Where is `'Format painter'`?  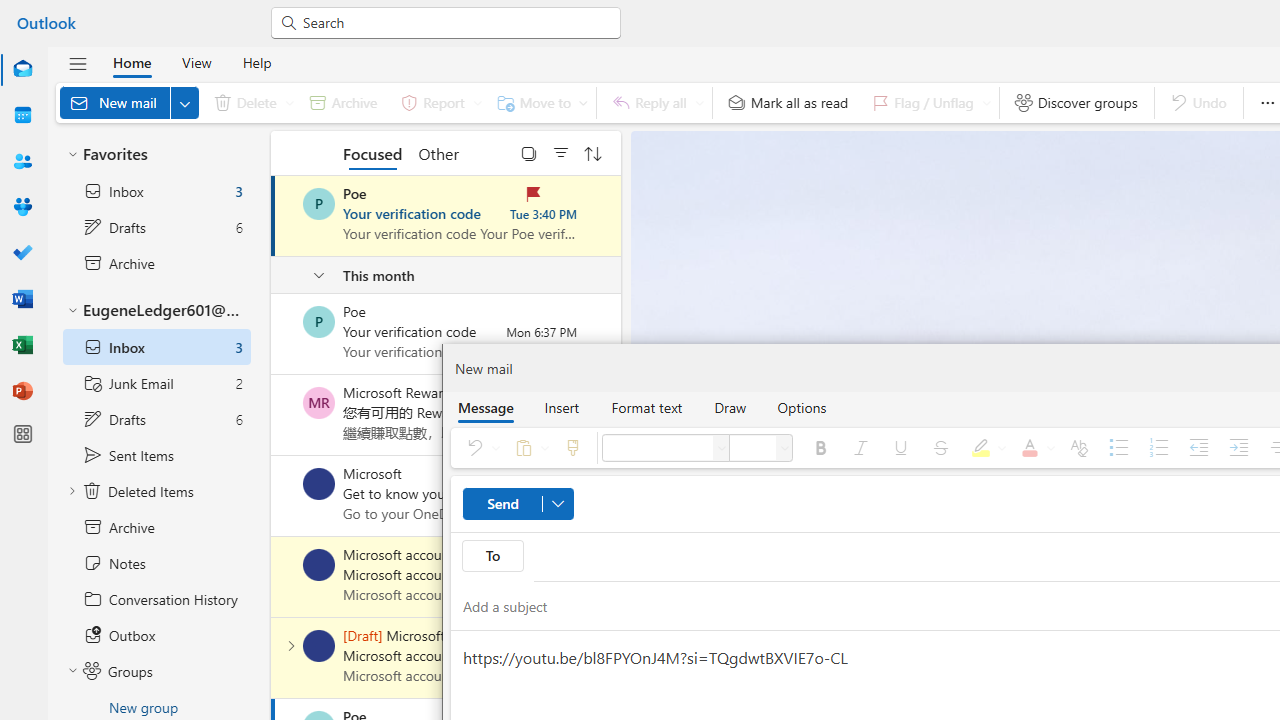 'Format painter' is located at coordinates (571, 446).